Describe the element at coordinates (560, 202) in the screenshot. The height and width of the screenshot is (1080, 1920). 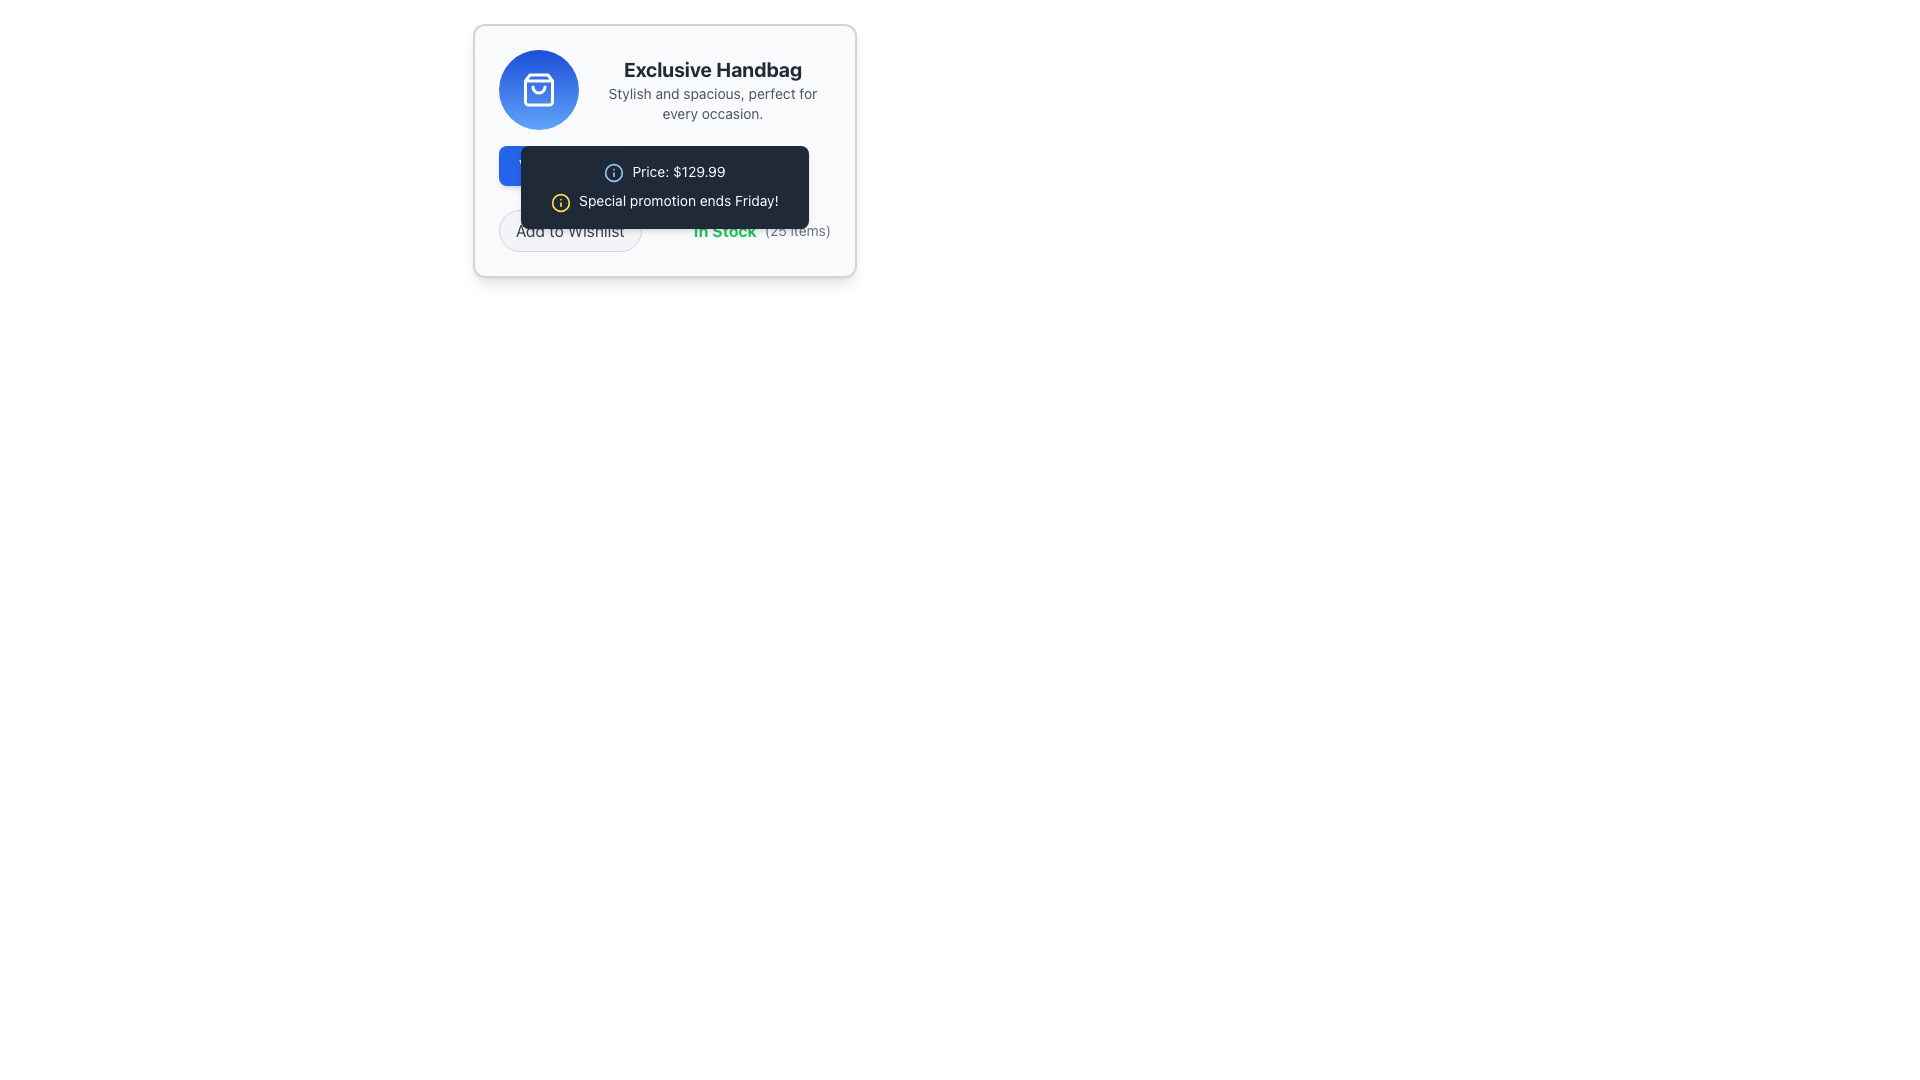
I see `the circular SVG element within the tooltip next to the price information` at that location.